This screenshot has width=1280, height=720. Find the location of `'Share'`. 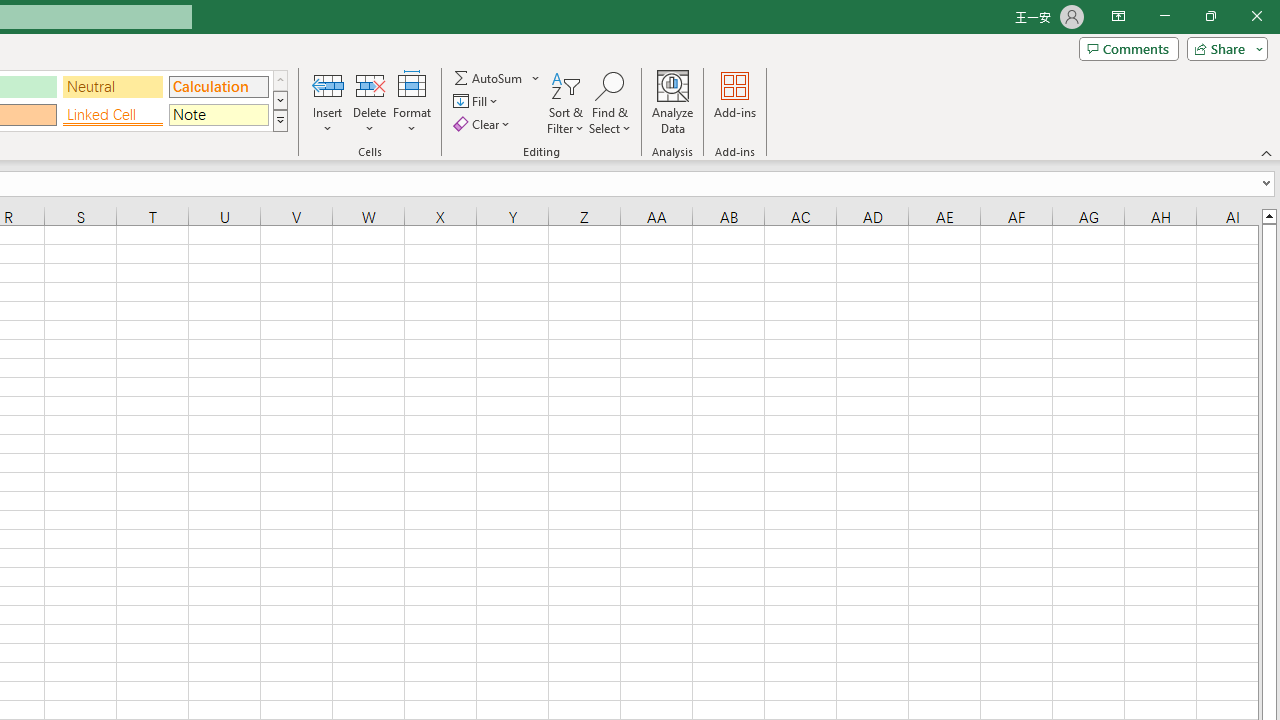

'Share' is located at coordinates (1222, 47).